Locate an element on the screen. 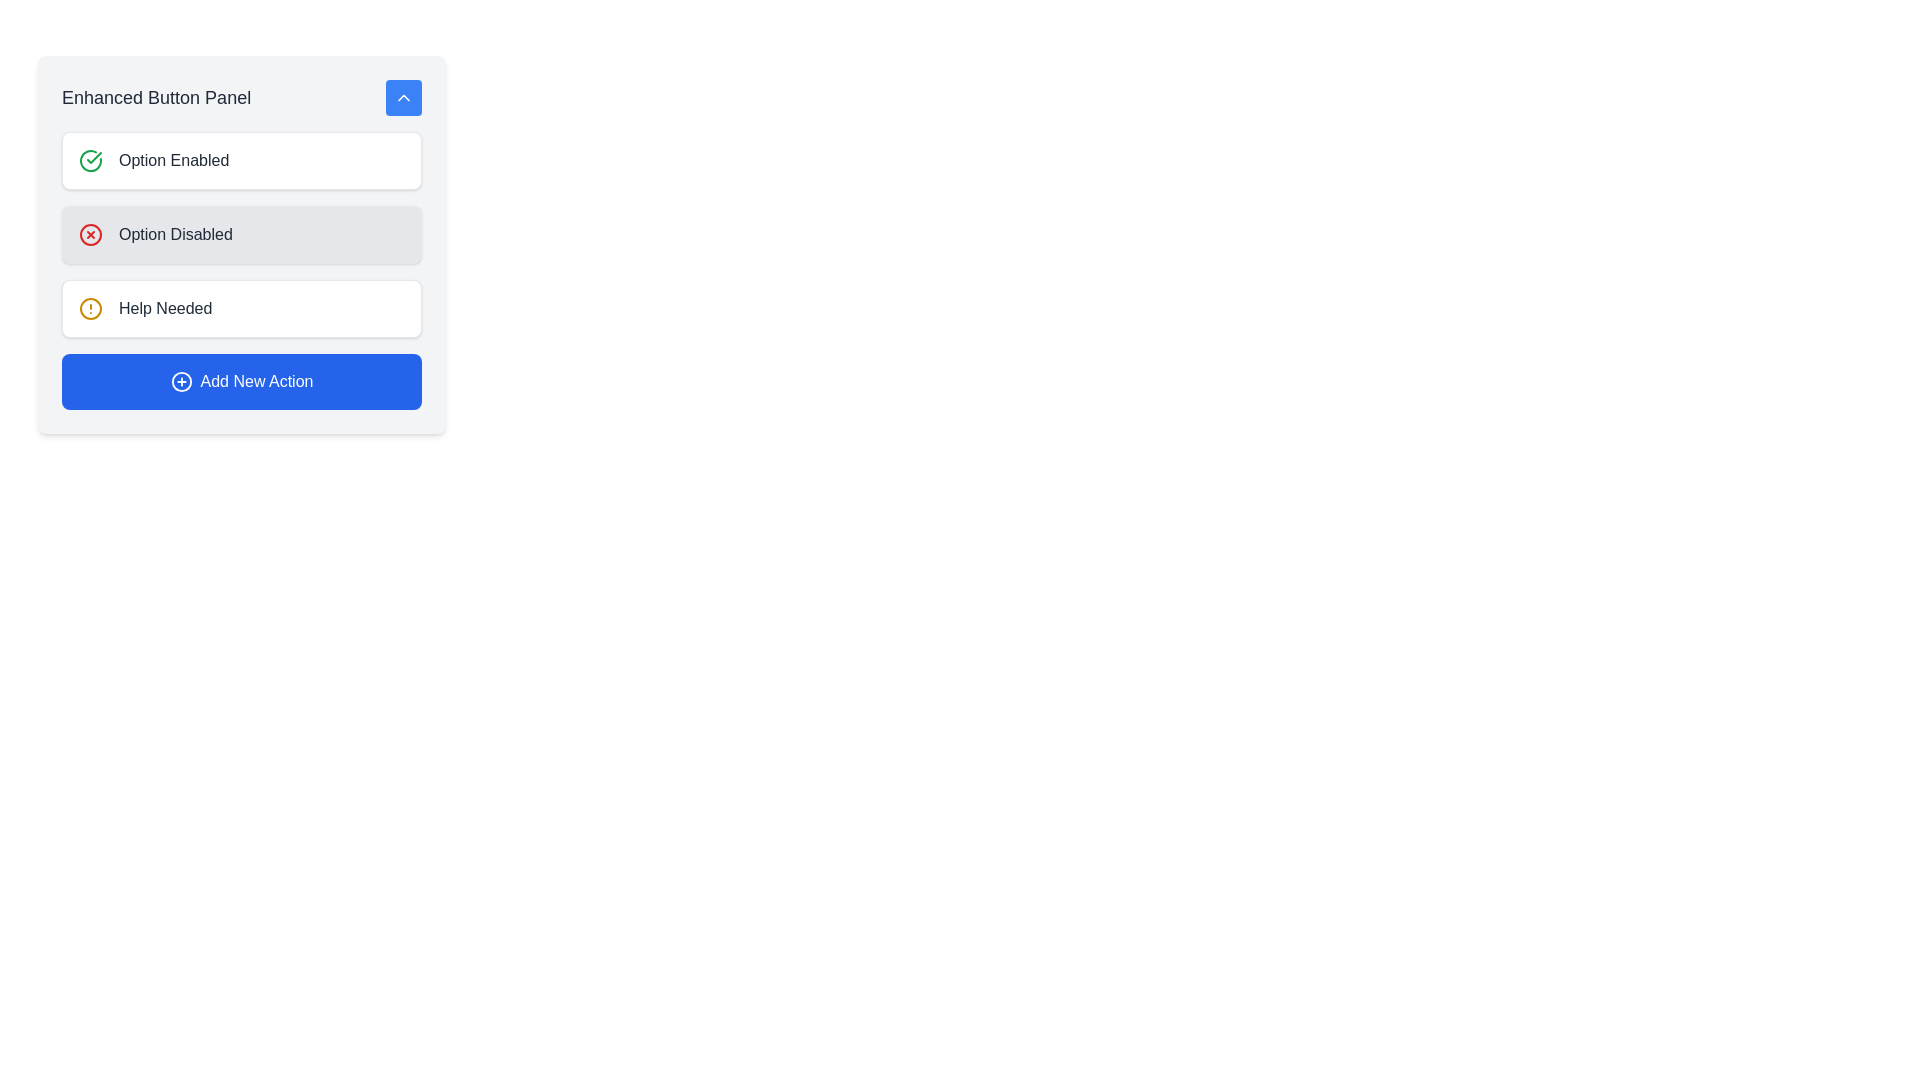 The height and width of the screenshot is (1080, 1920). the yellow circular icon with an exclamation mark located at the left corner of the 'Help Needed' card, adjacent to the title text is located at coordinates (90, 308).